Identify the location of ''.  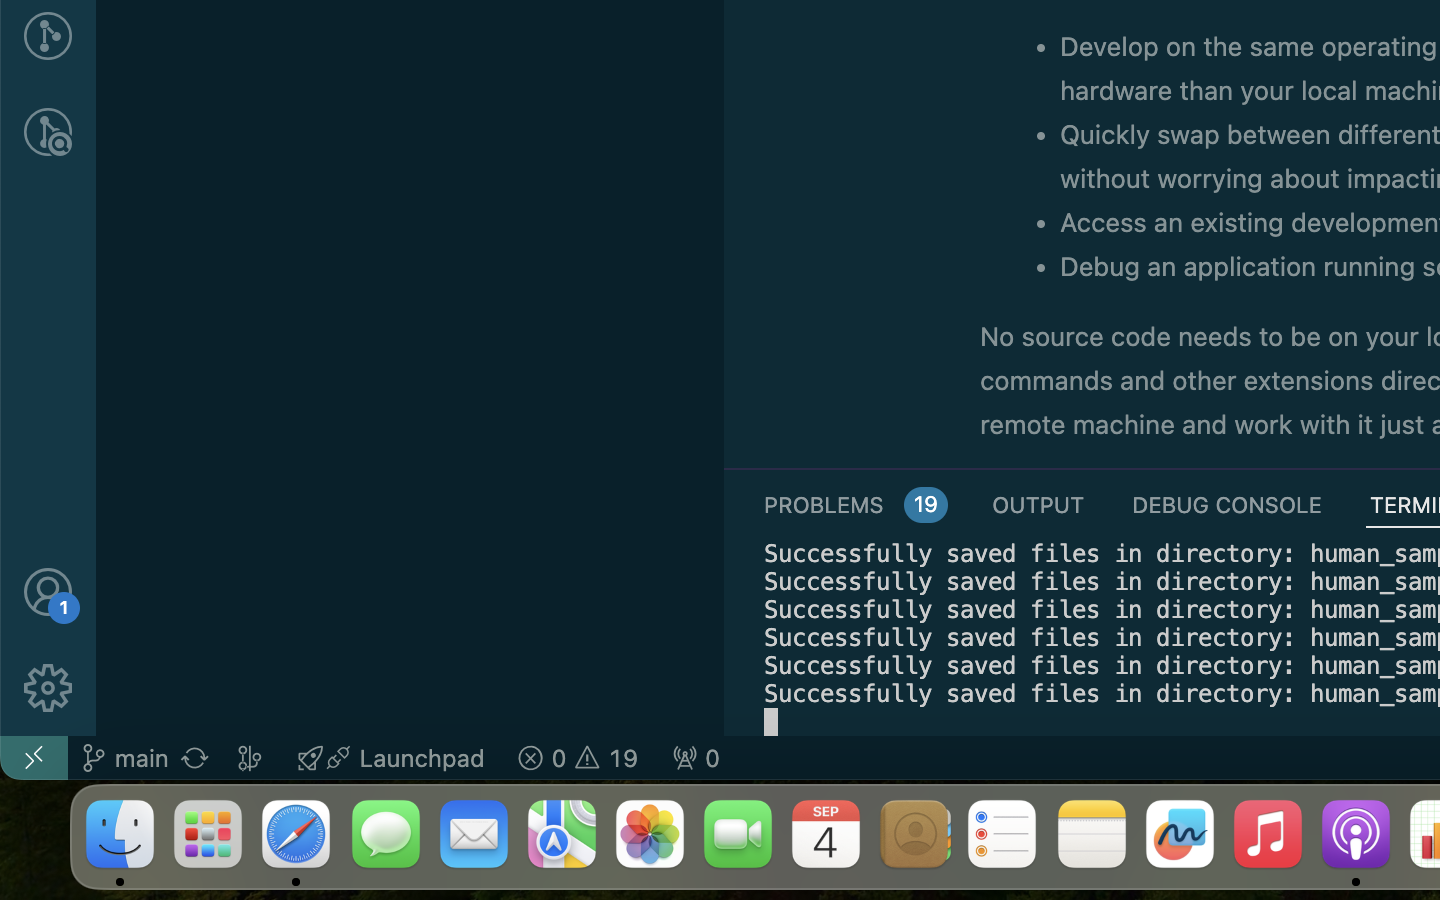
(46, 592).